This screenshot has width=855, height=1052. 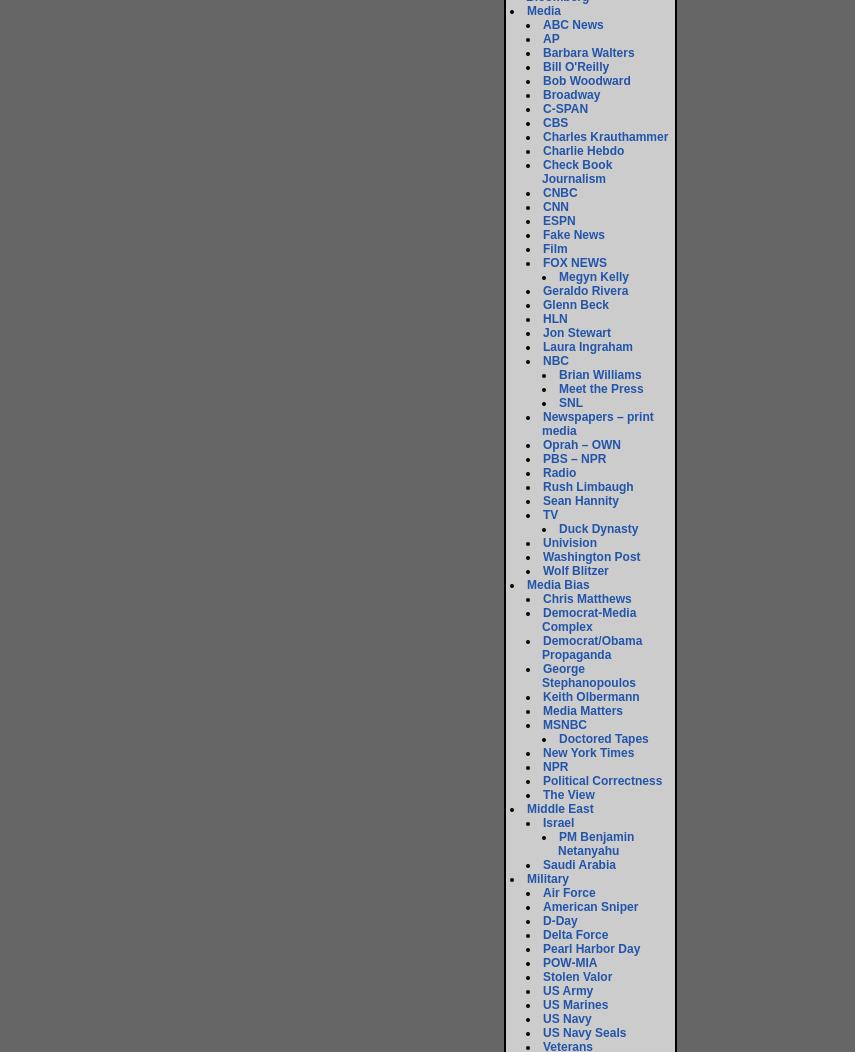 I want to click on 'Broadway', so click(x=570, y=94).